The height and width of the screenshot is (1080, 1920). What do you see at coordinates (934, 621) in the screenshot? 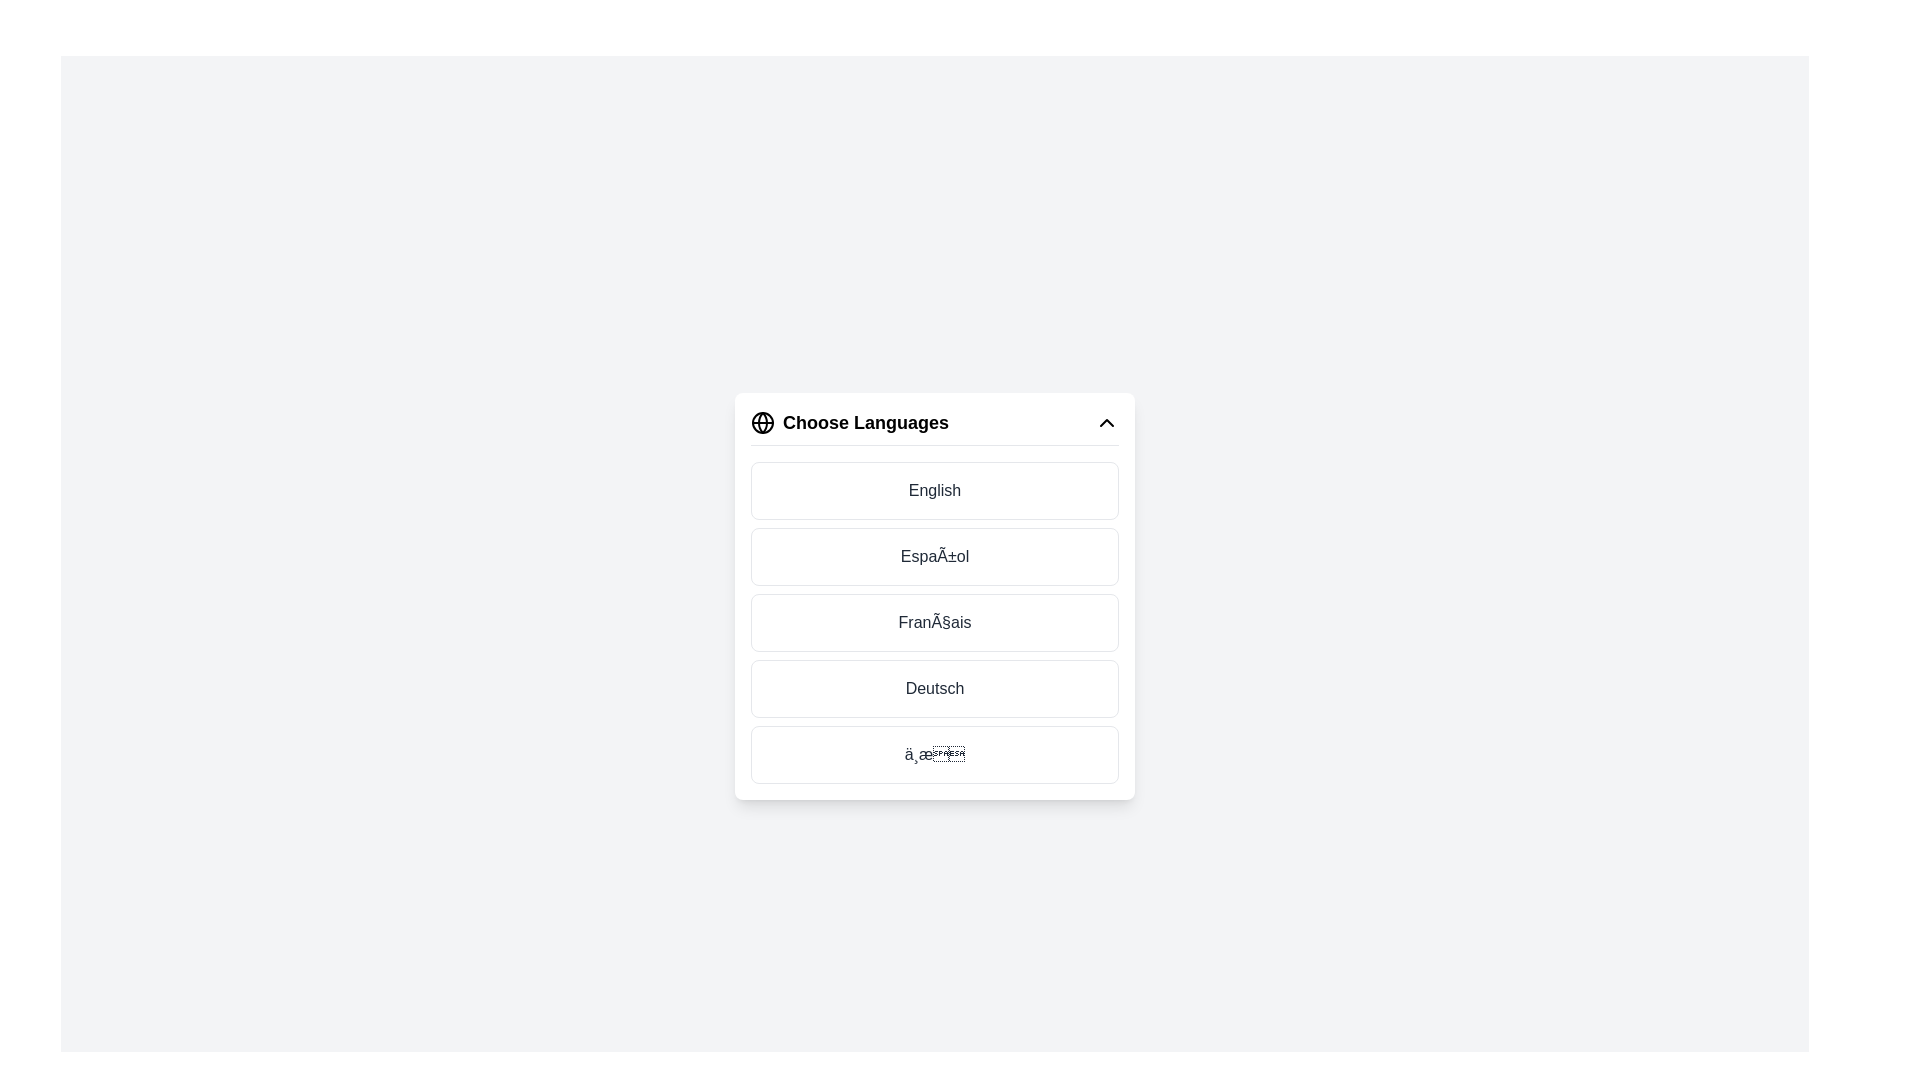
I see `the text label displaying 'Français', which is the third item in the 'Choose Languages' list, styled in medium-sized gray font` at bounding box center [934, 621].